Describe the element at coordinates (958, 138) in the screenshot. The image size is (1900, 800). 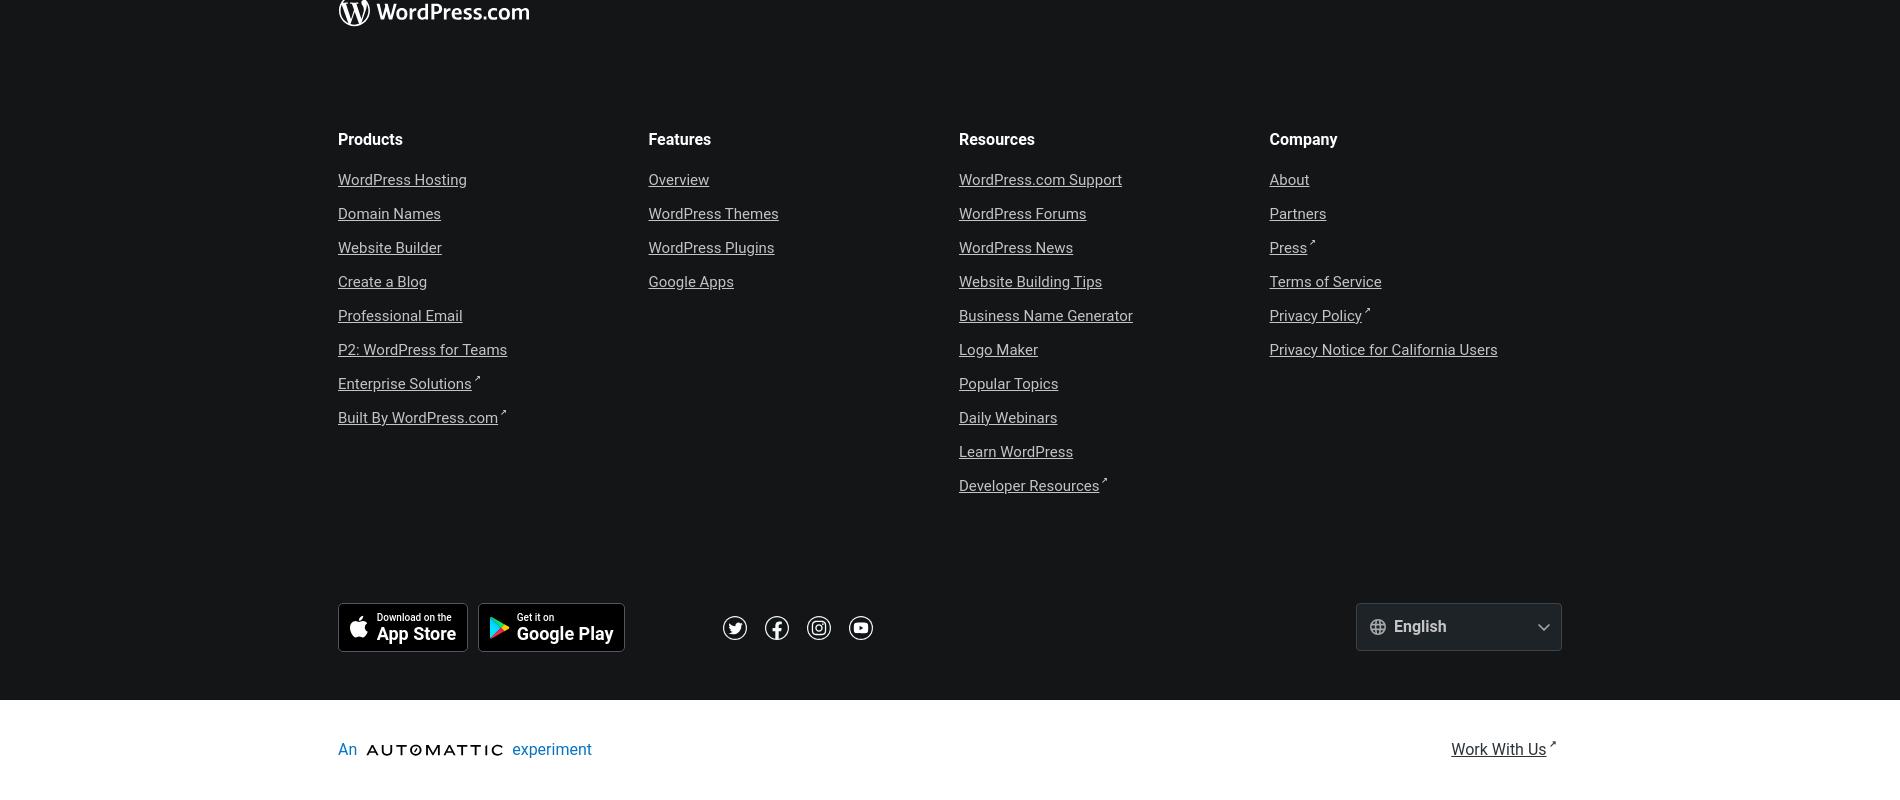
I see `'Resources'` at that location.